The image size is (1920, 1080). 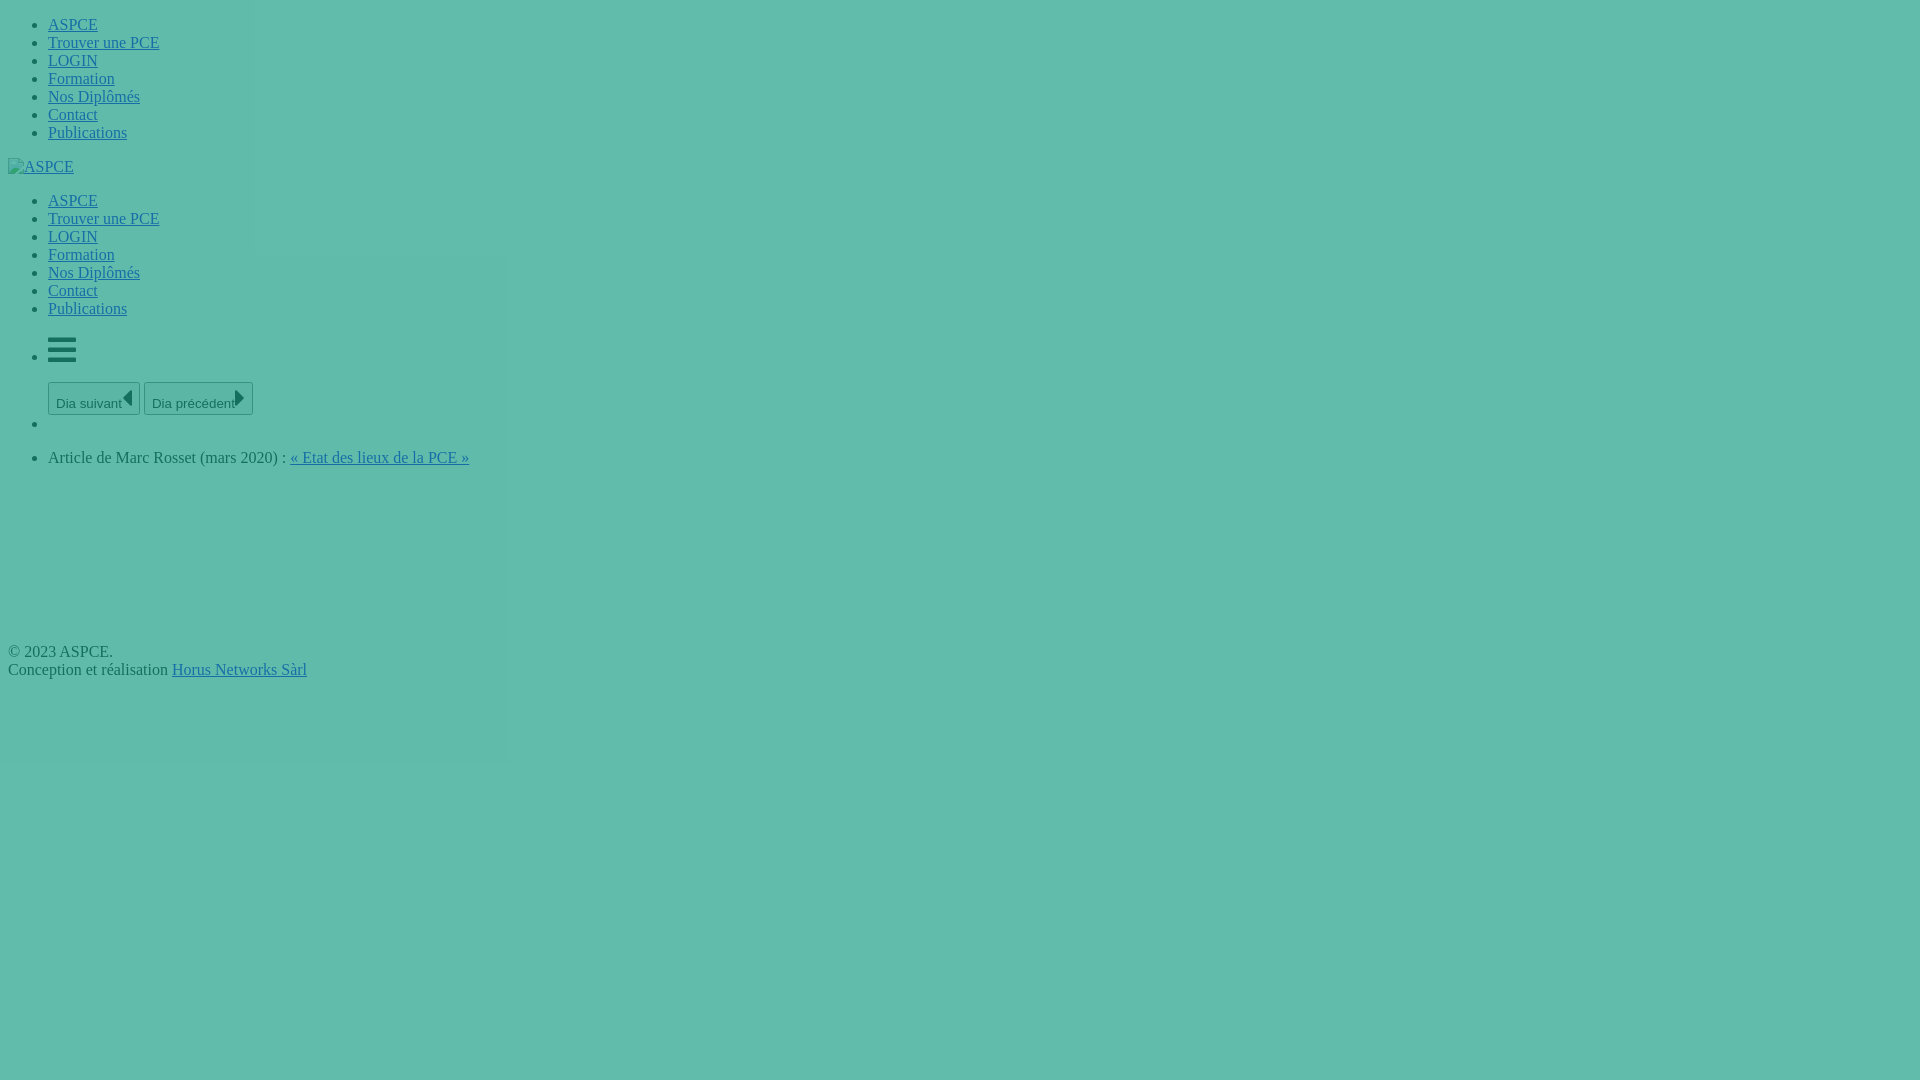 What do you see at coordinates (93, 398) in the screenshot?
I see `'Dia suivant'` at bounding box center [93, 398].